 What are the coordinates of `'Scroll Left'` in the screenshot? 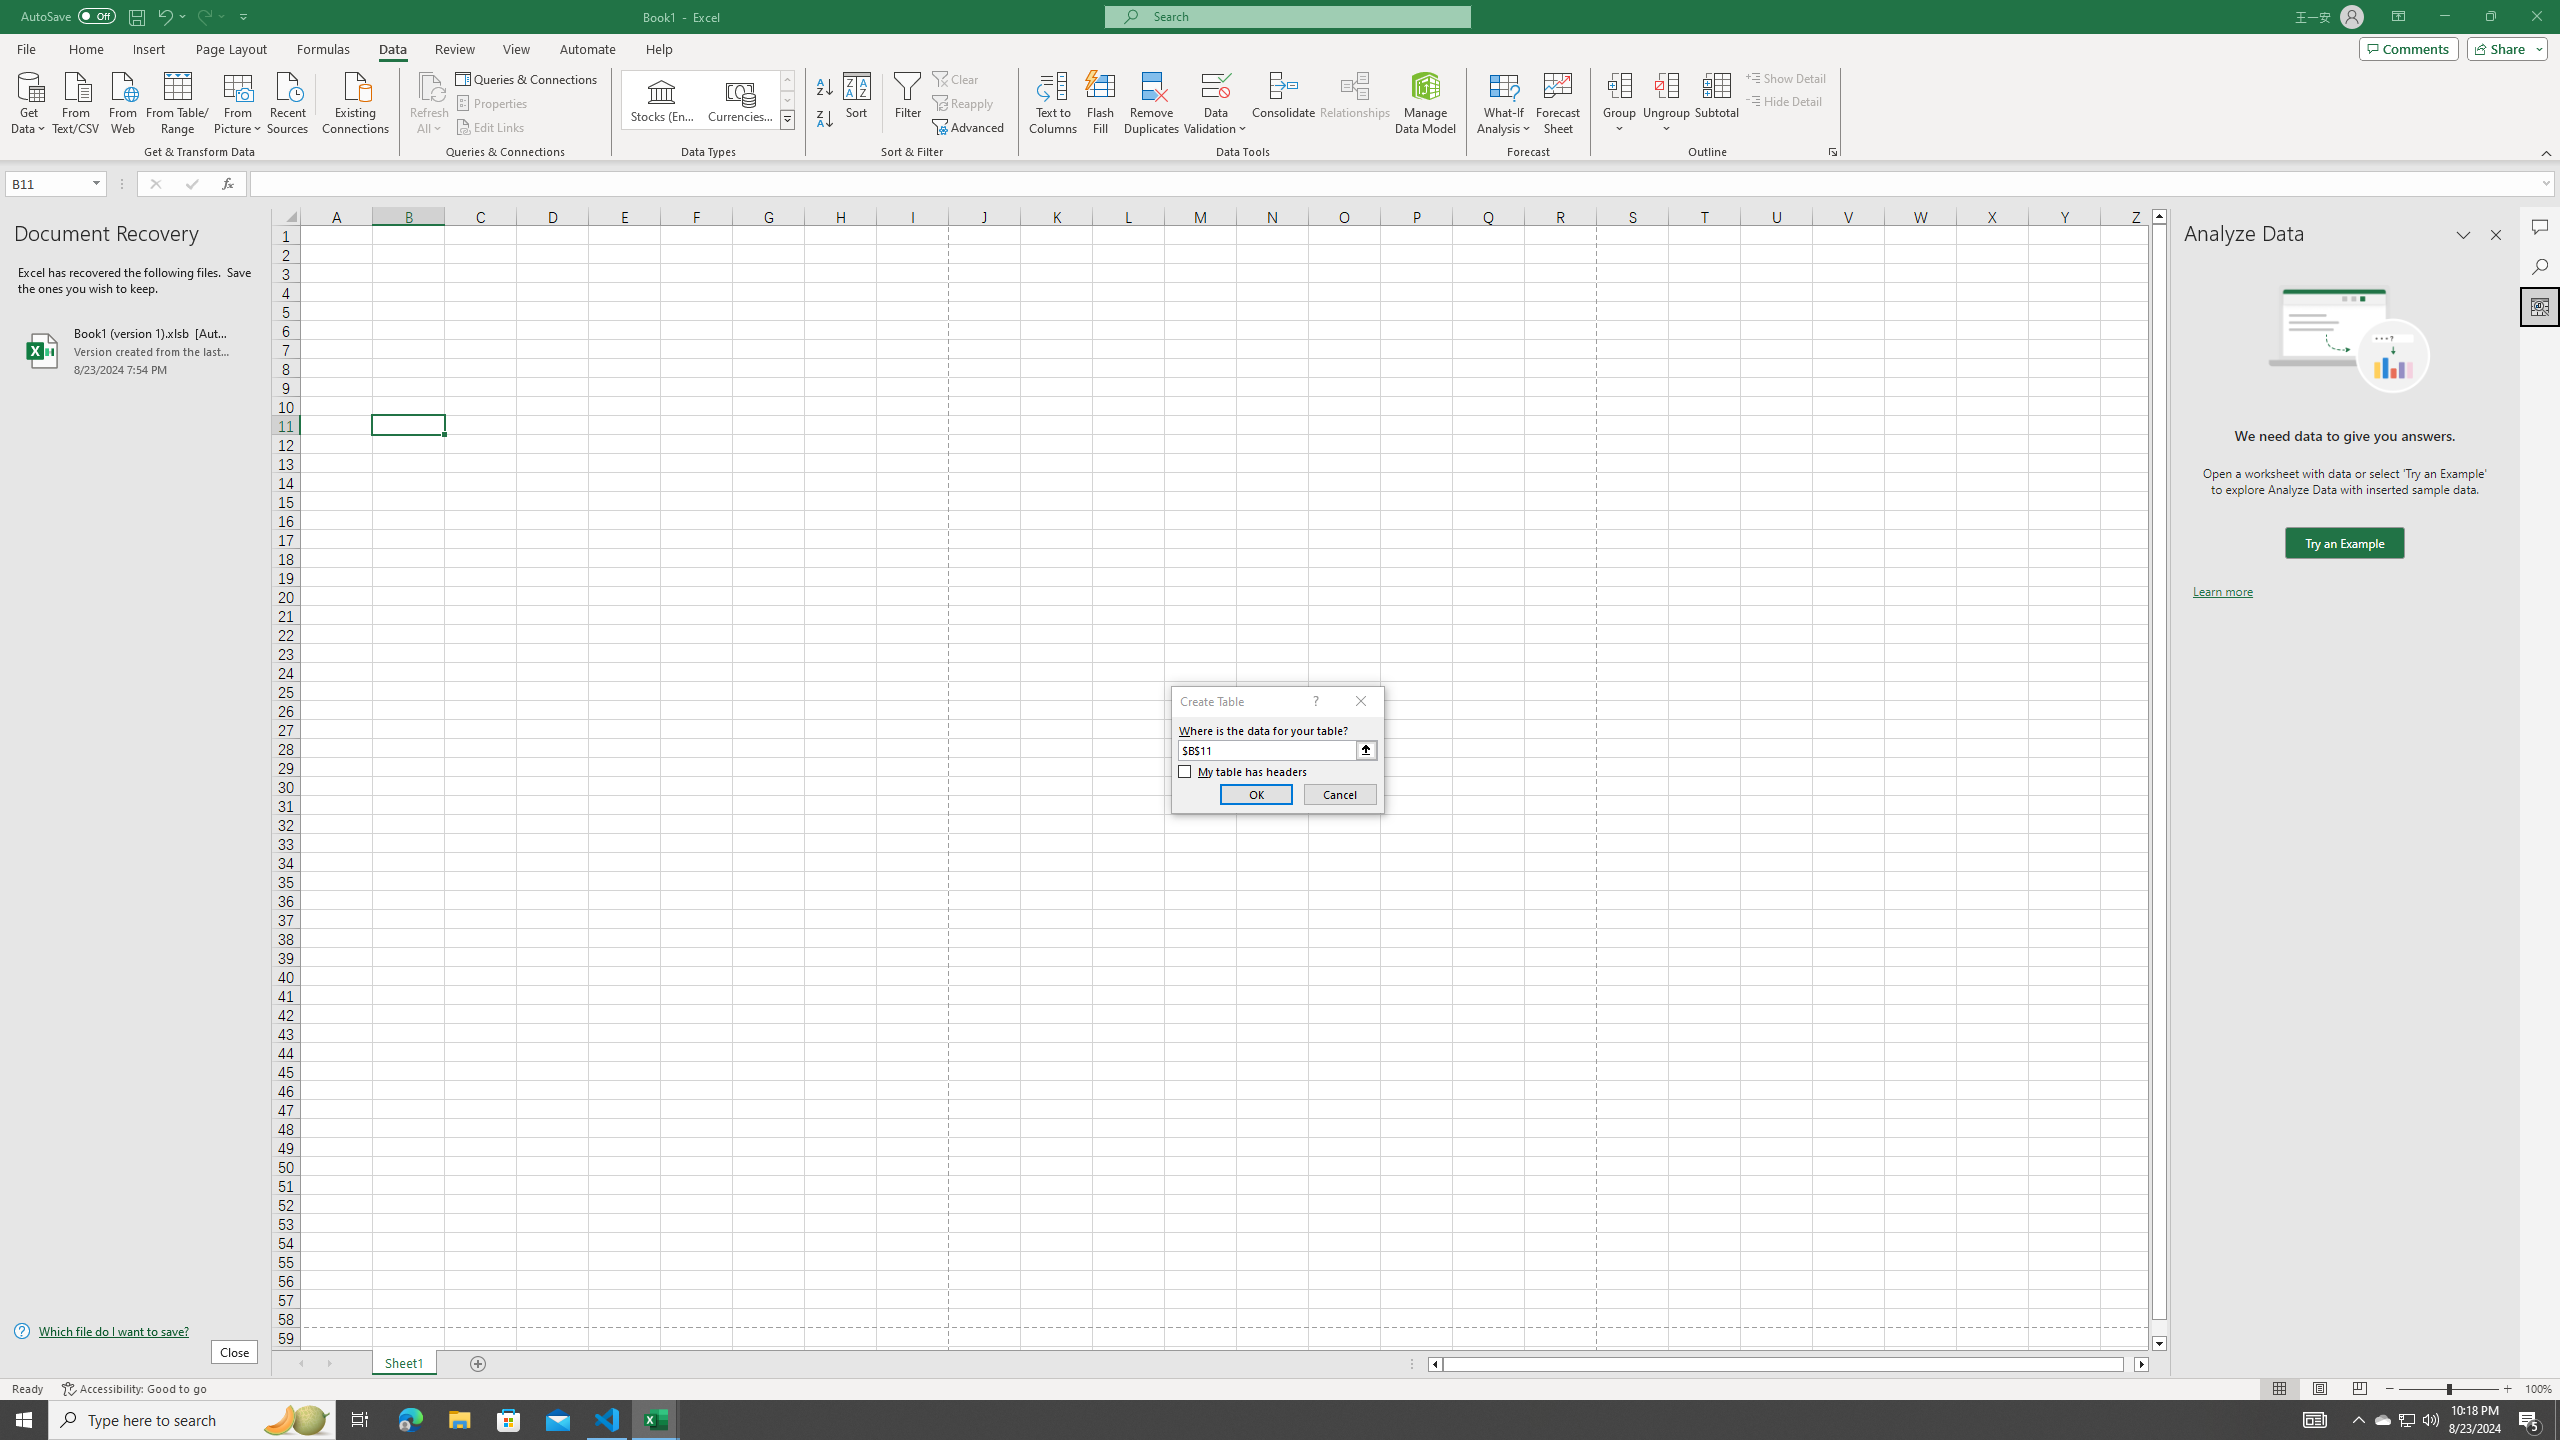 It's located at (299, 1363).